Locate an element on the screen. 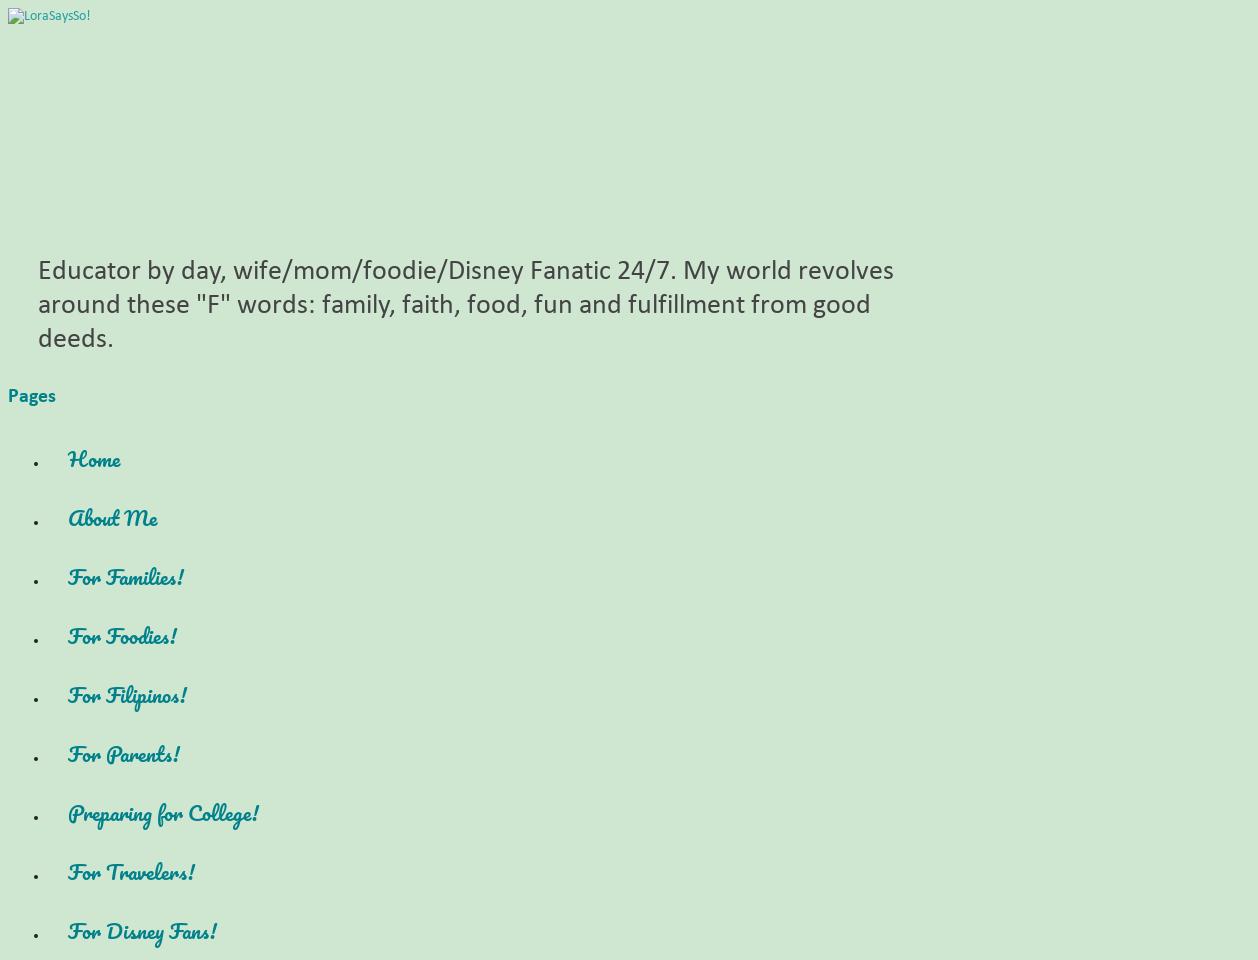  'For Foodies!' is located at coordinates (68, 634).